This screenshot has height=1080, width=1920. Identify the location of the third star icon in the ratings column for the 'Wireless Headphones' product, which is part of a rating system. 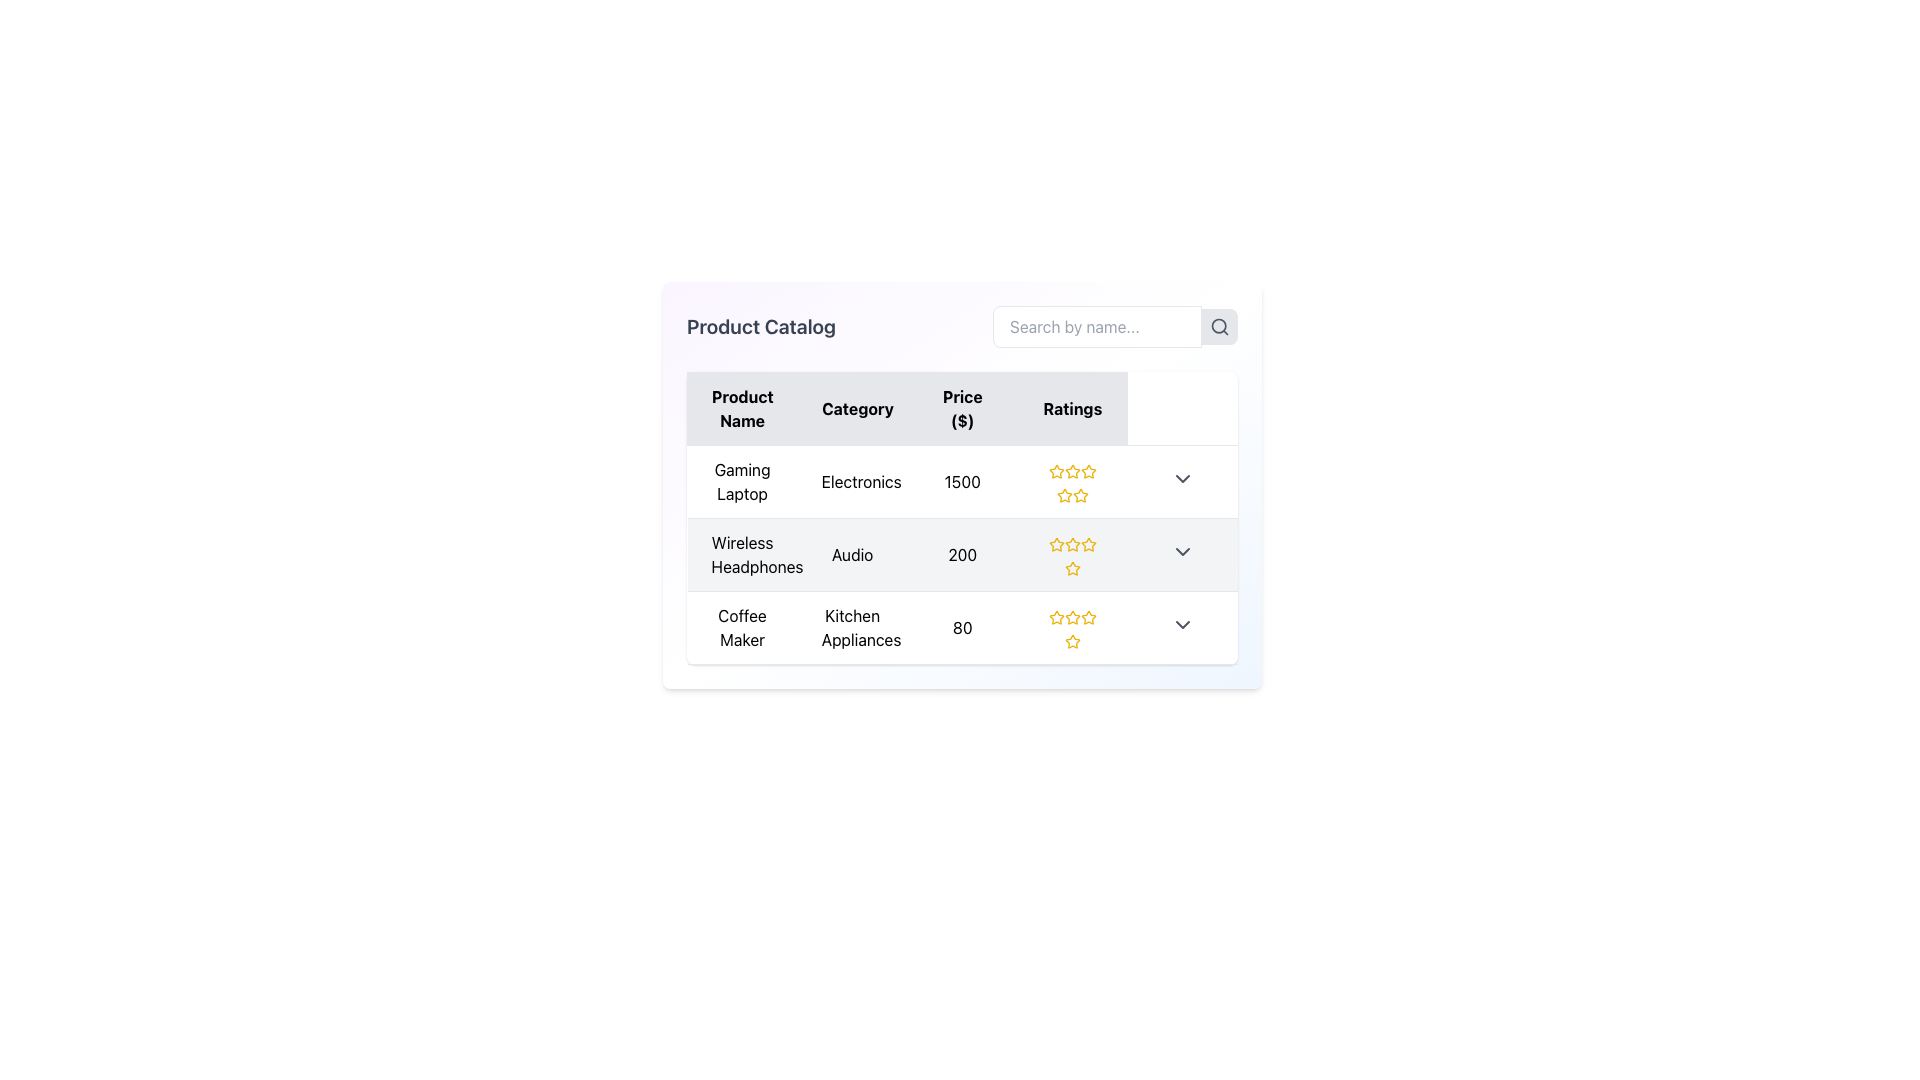
(1071, 544).